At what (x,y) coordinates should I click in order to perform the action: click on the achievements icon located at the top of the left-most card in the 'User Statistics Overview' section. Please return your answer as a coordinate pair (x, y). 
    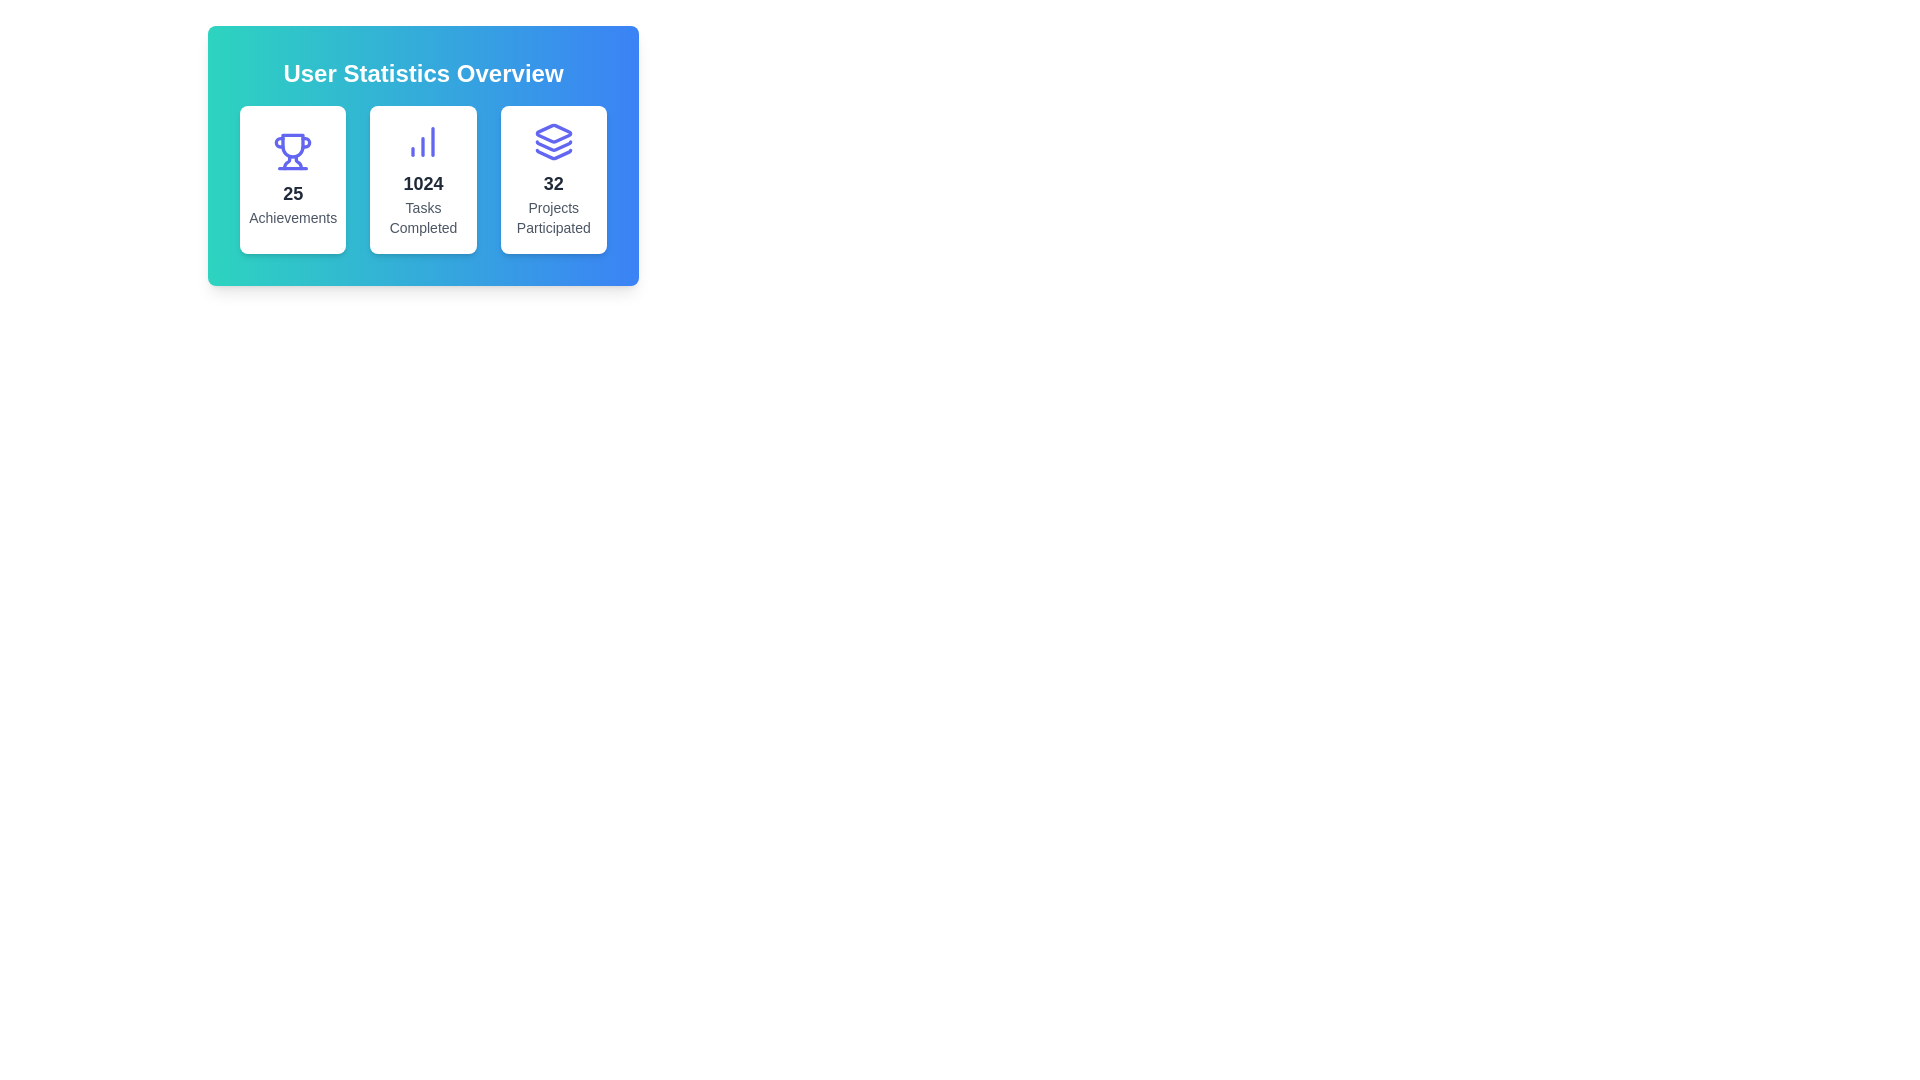
    Looking at the image, I should click on (292, 150).